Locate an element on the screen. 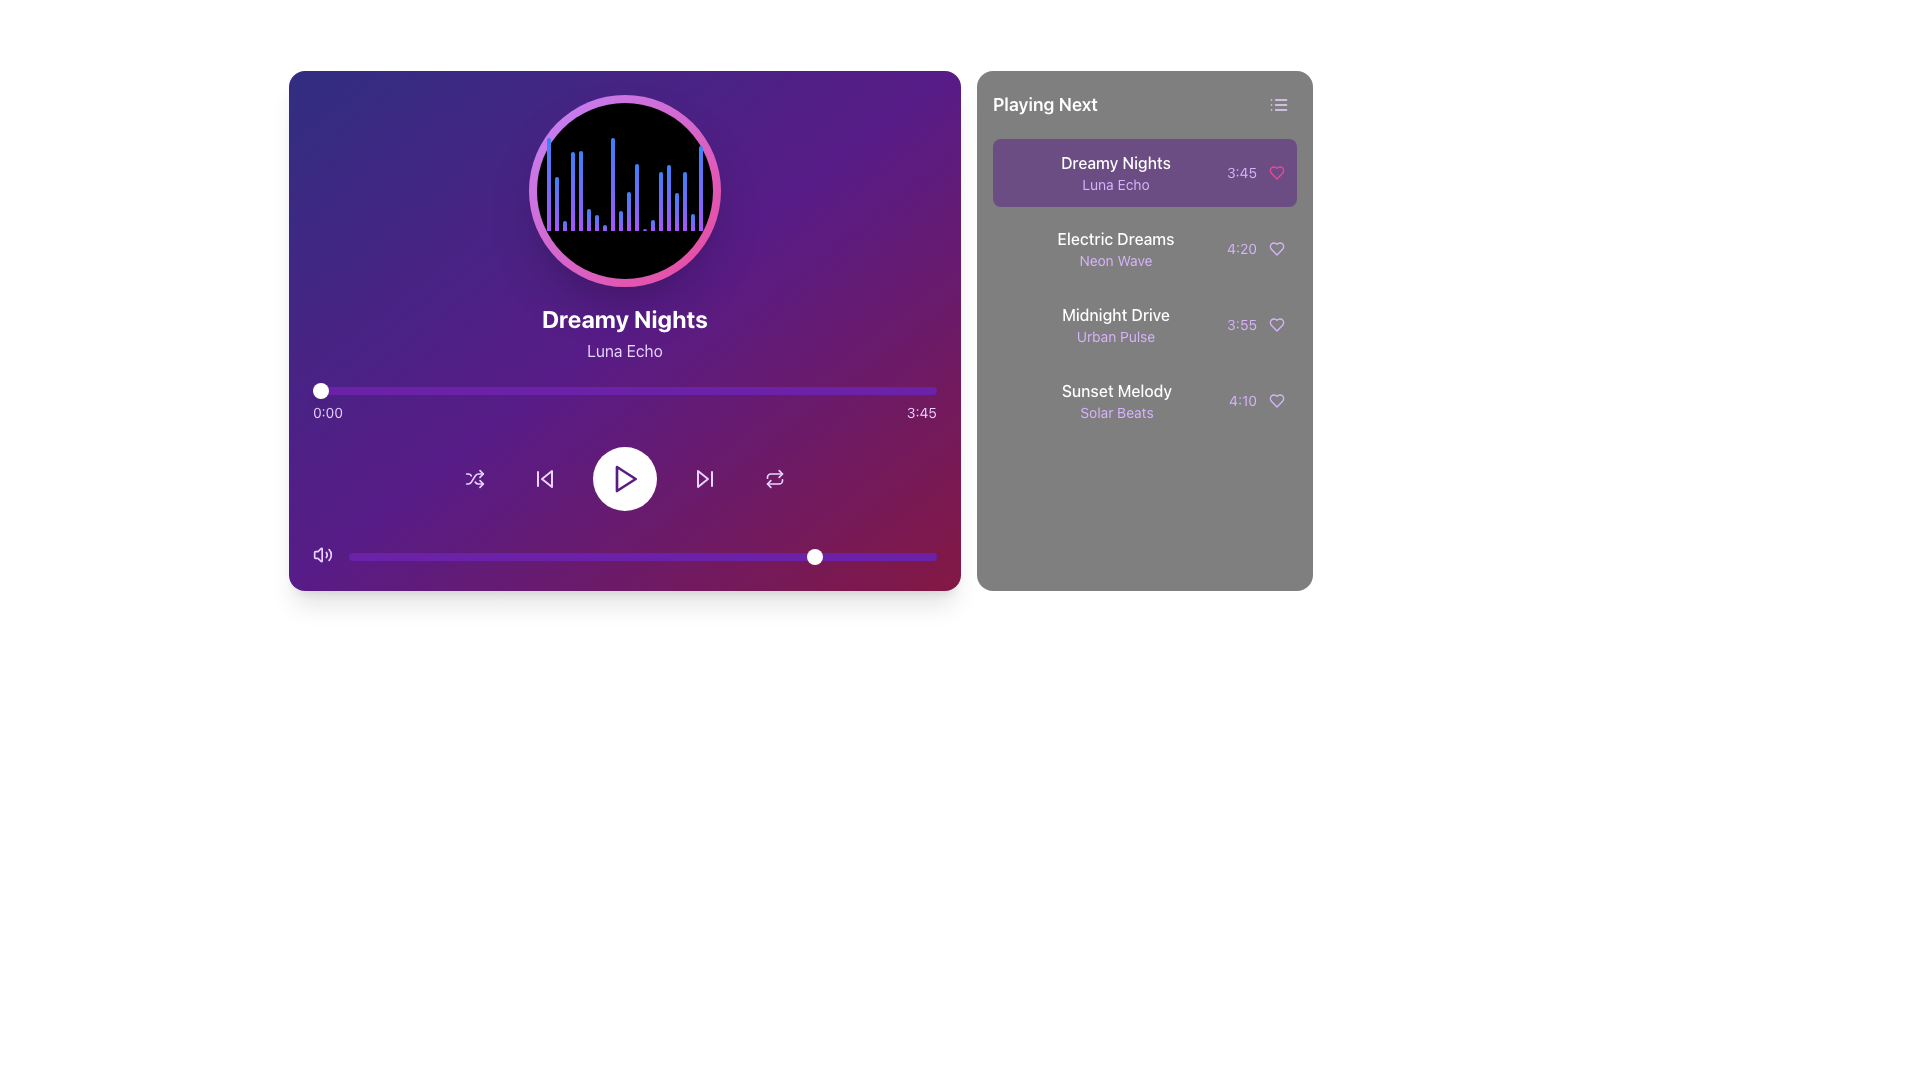 The width and height of the screenshot is (1920, 1080). the progress bar located centrally within the media player box is located at coordinates (623, 405).